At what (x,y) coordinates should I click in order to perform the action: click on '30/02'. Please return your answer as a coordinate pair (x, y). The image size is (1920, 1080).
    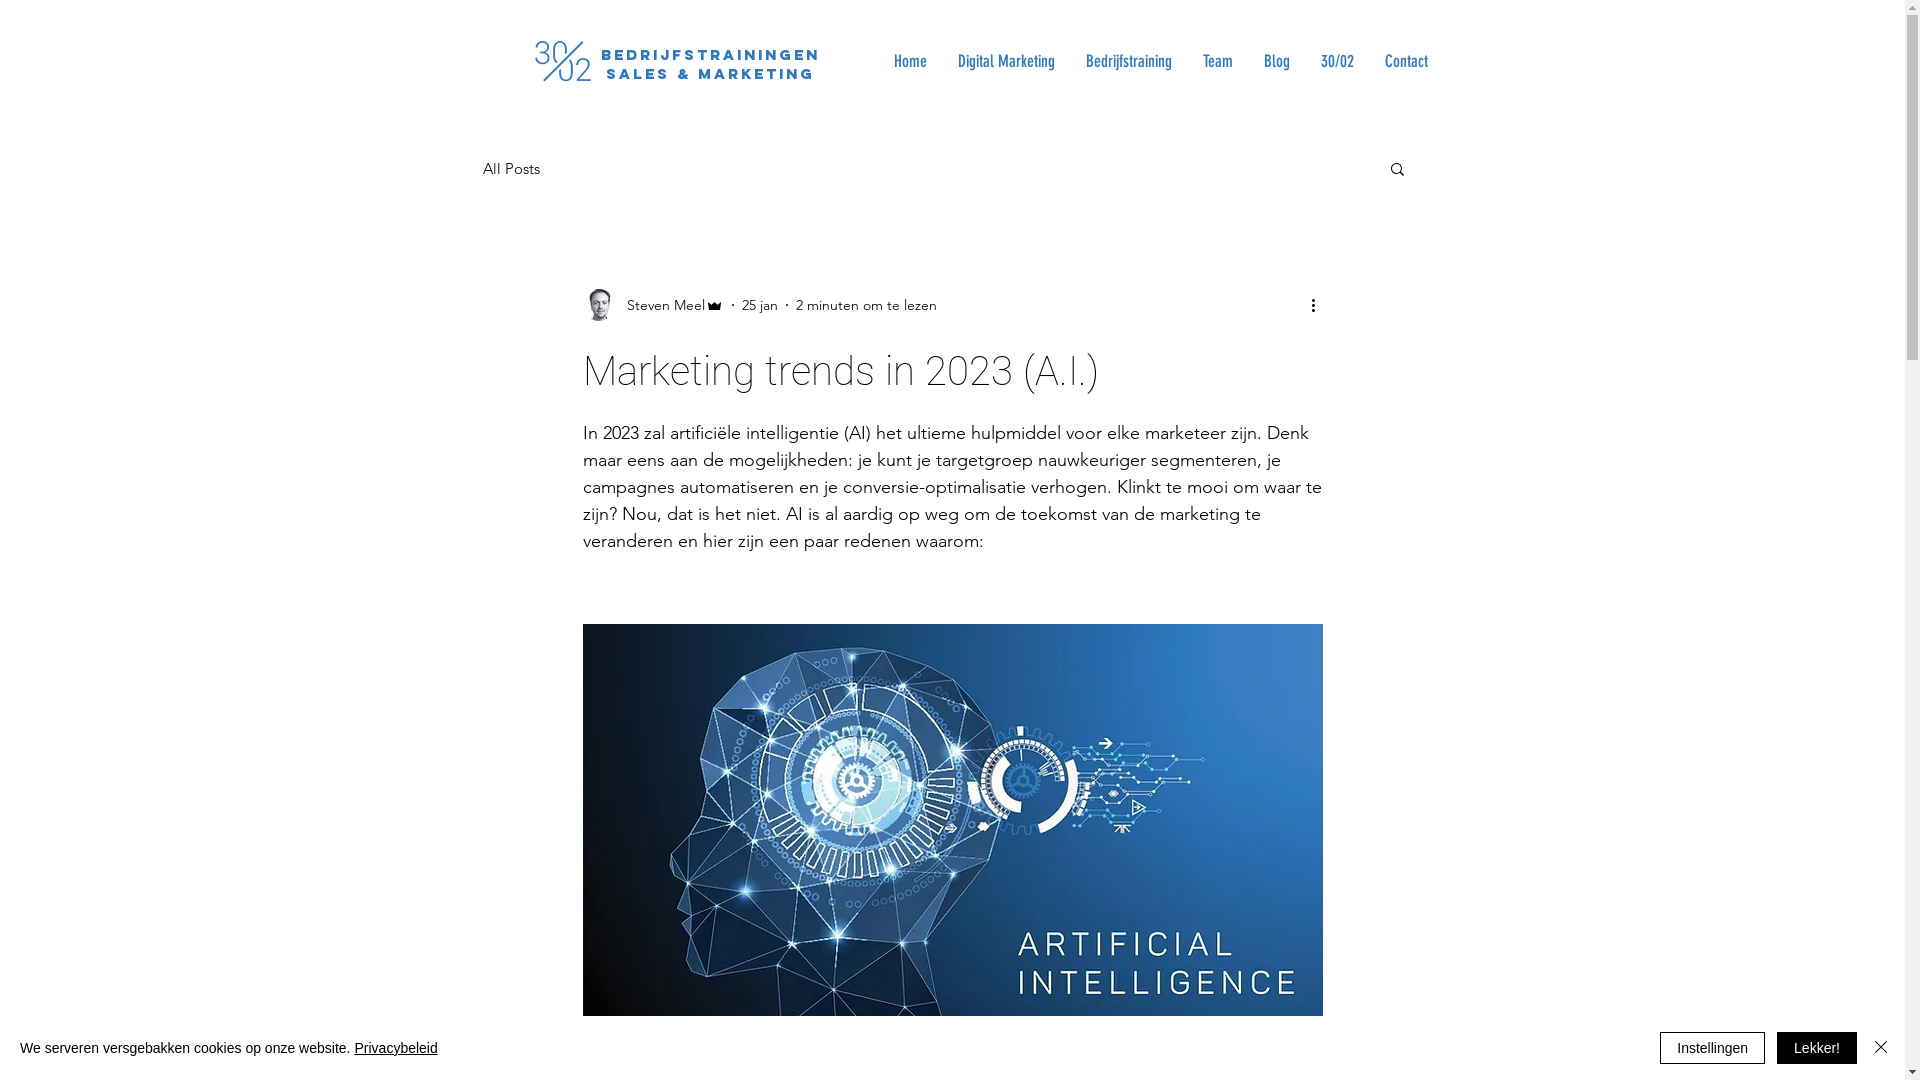
    Looking at the image, I should click on (1335, 60).